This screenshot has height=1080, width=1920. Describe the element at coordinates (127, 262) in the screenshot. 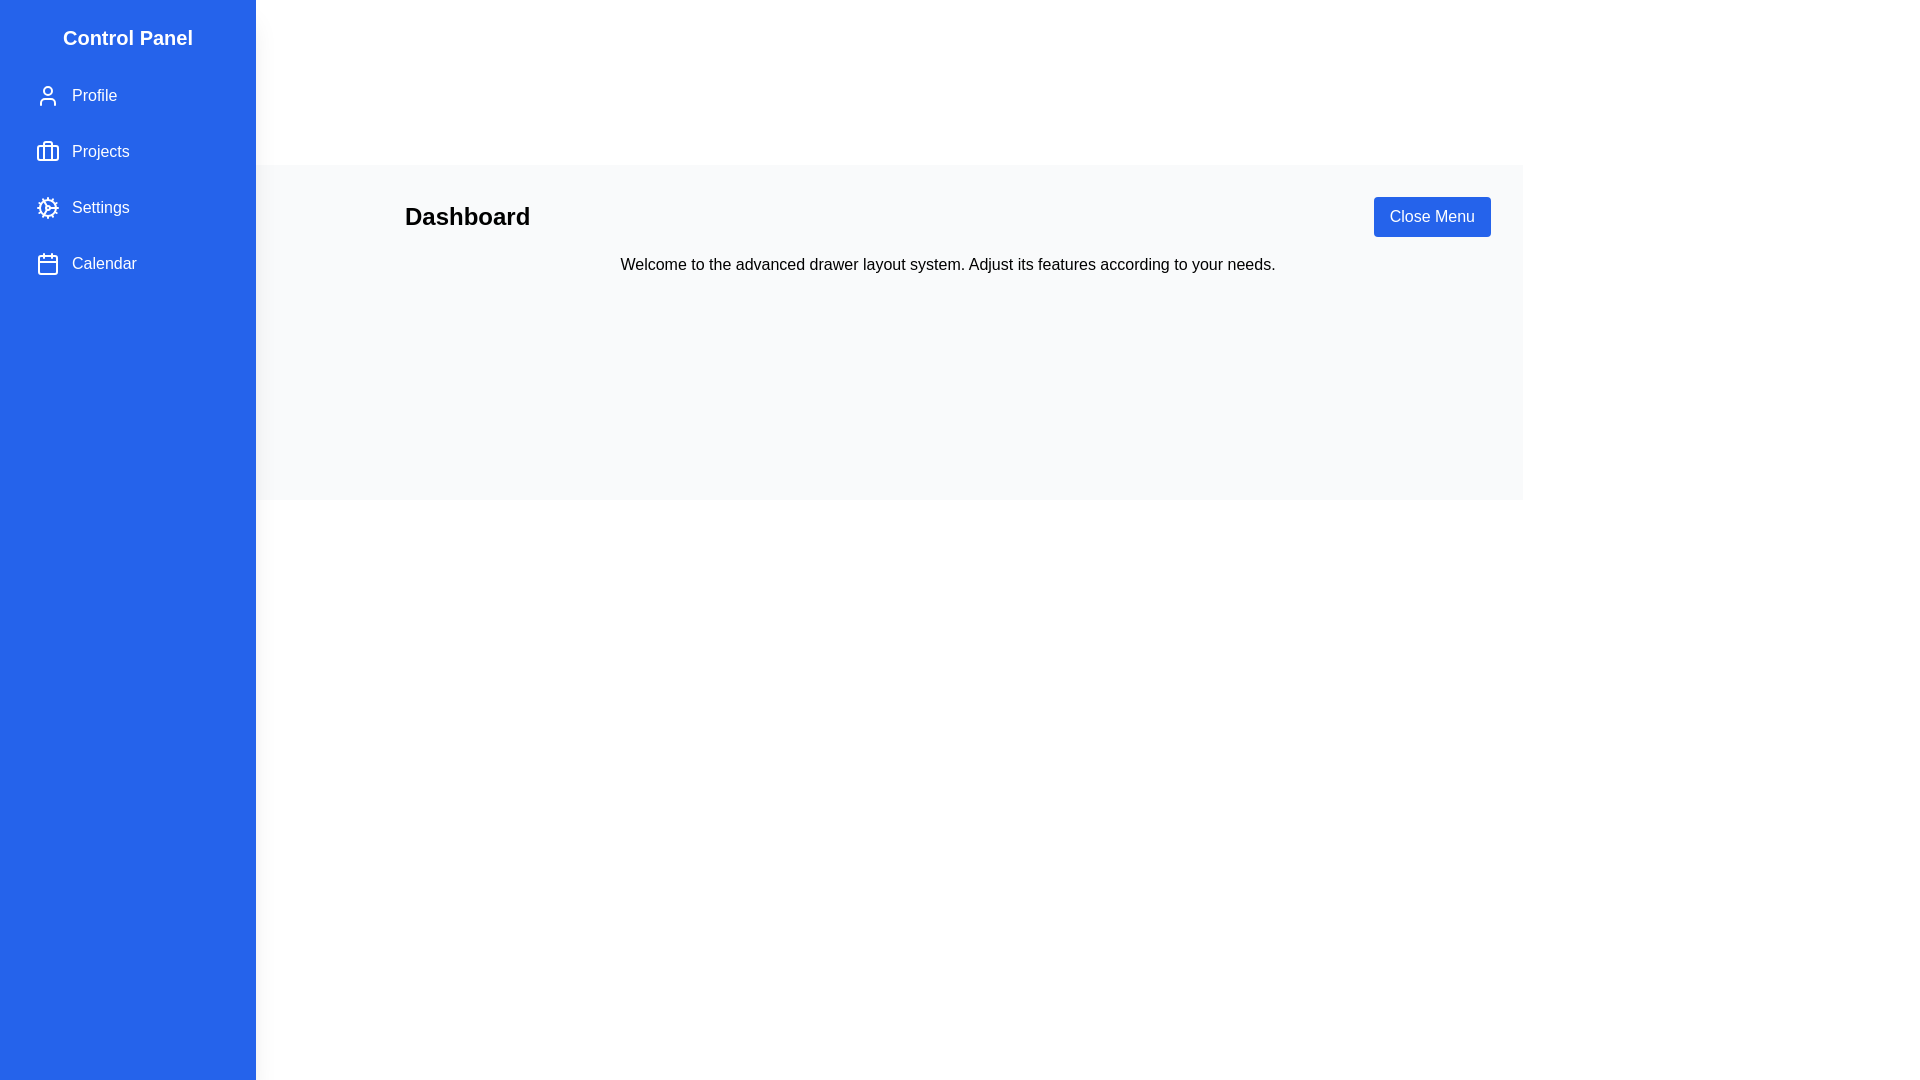

I see `the navigation button located in the left sidebar, which is the fourth item in the vertical menu` at that location.